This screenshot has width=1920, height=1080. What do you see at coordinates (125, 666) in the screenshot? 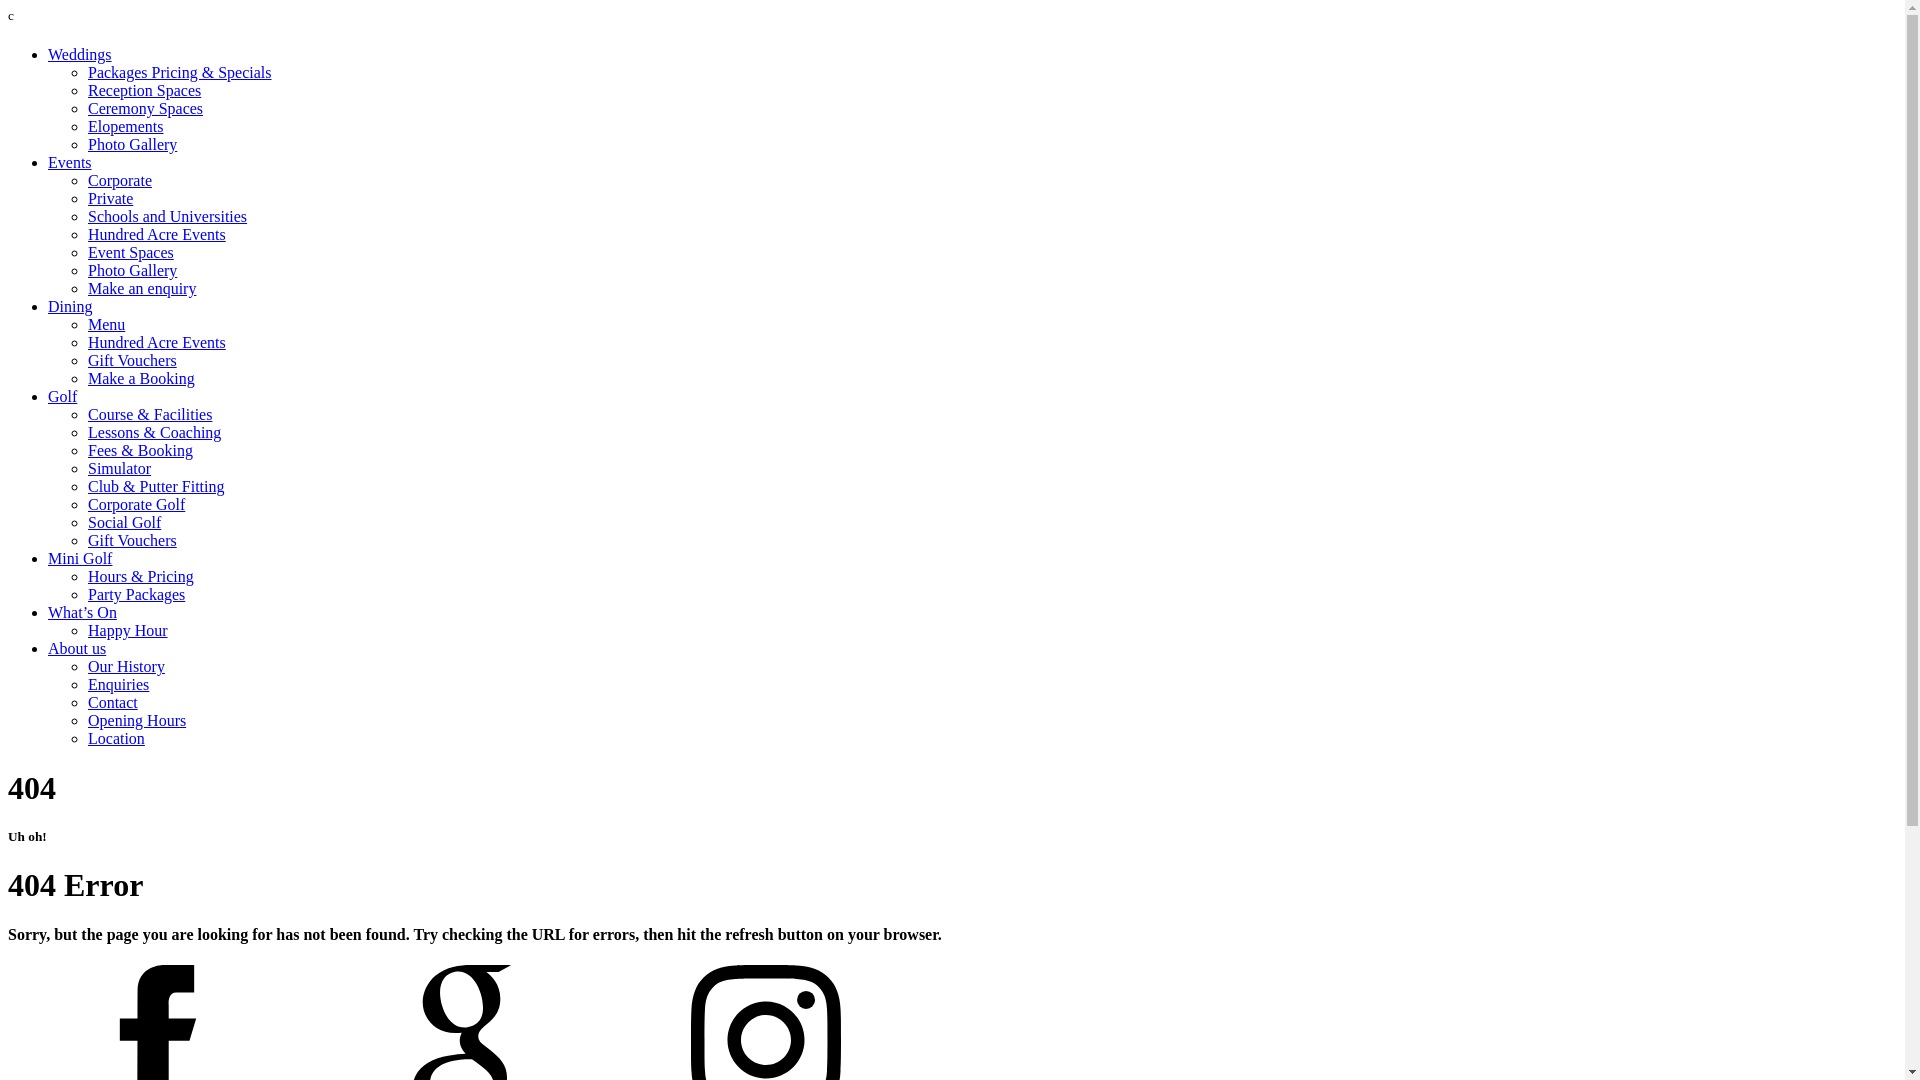
I see `'Our History'` at bounding box center [125, 666].